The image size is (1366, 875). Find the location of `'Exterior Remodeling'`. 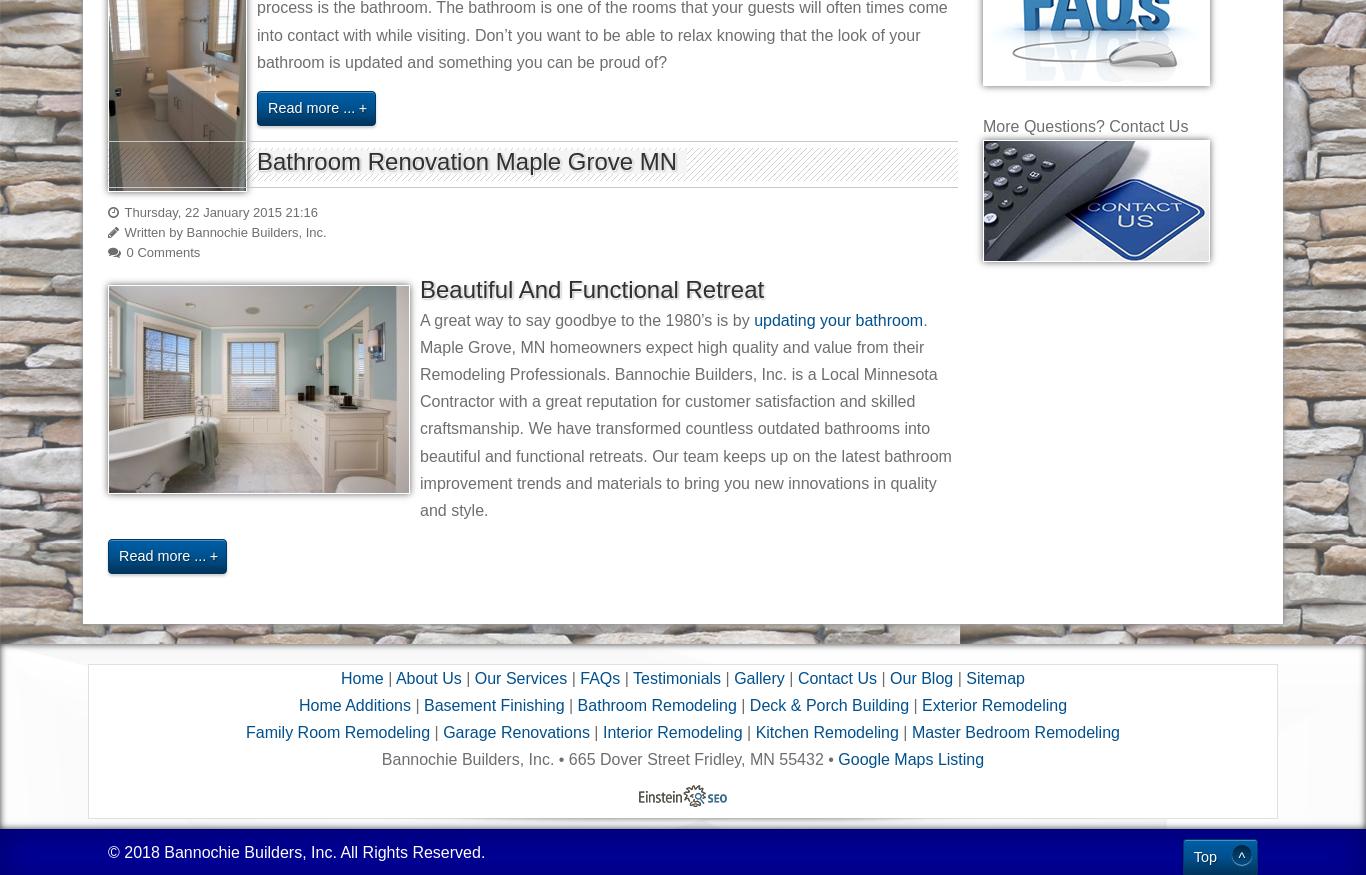

'Exterior Remodeling' is located at coordinates (994, 705).